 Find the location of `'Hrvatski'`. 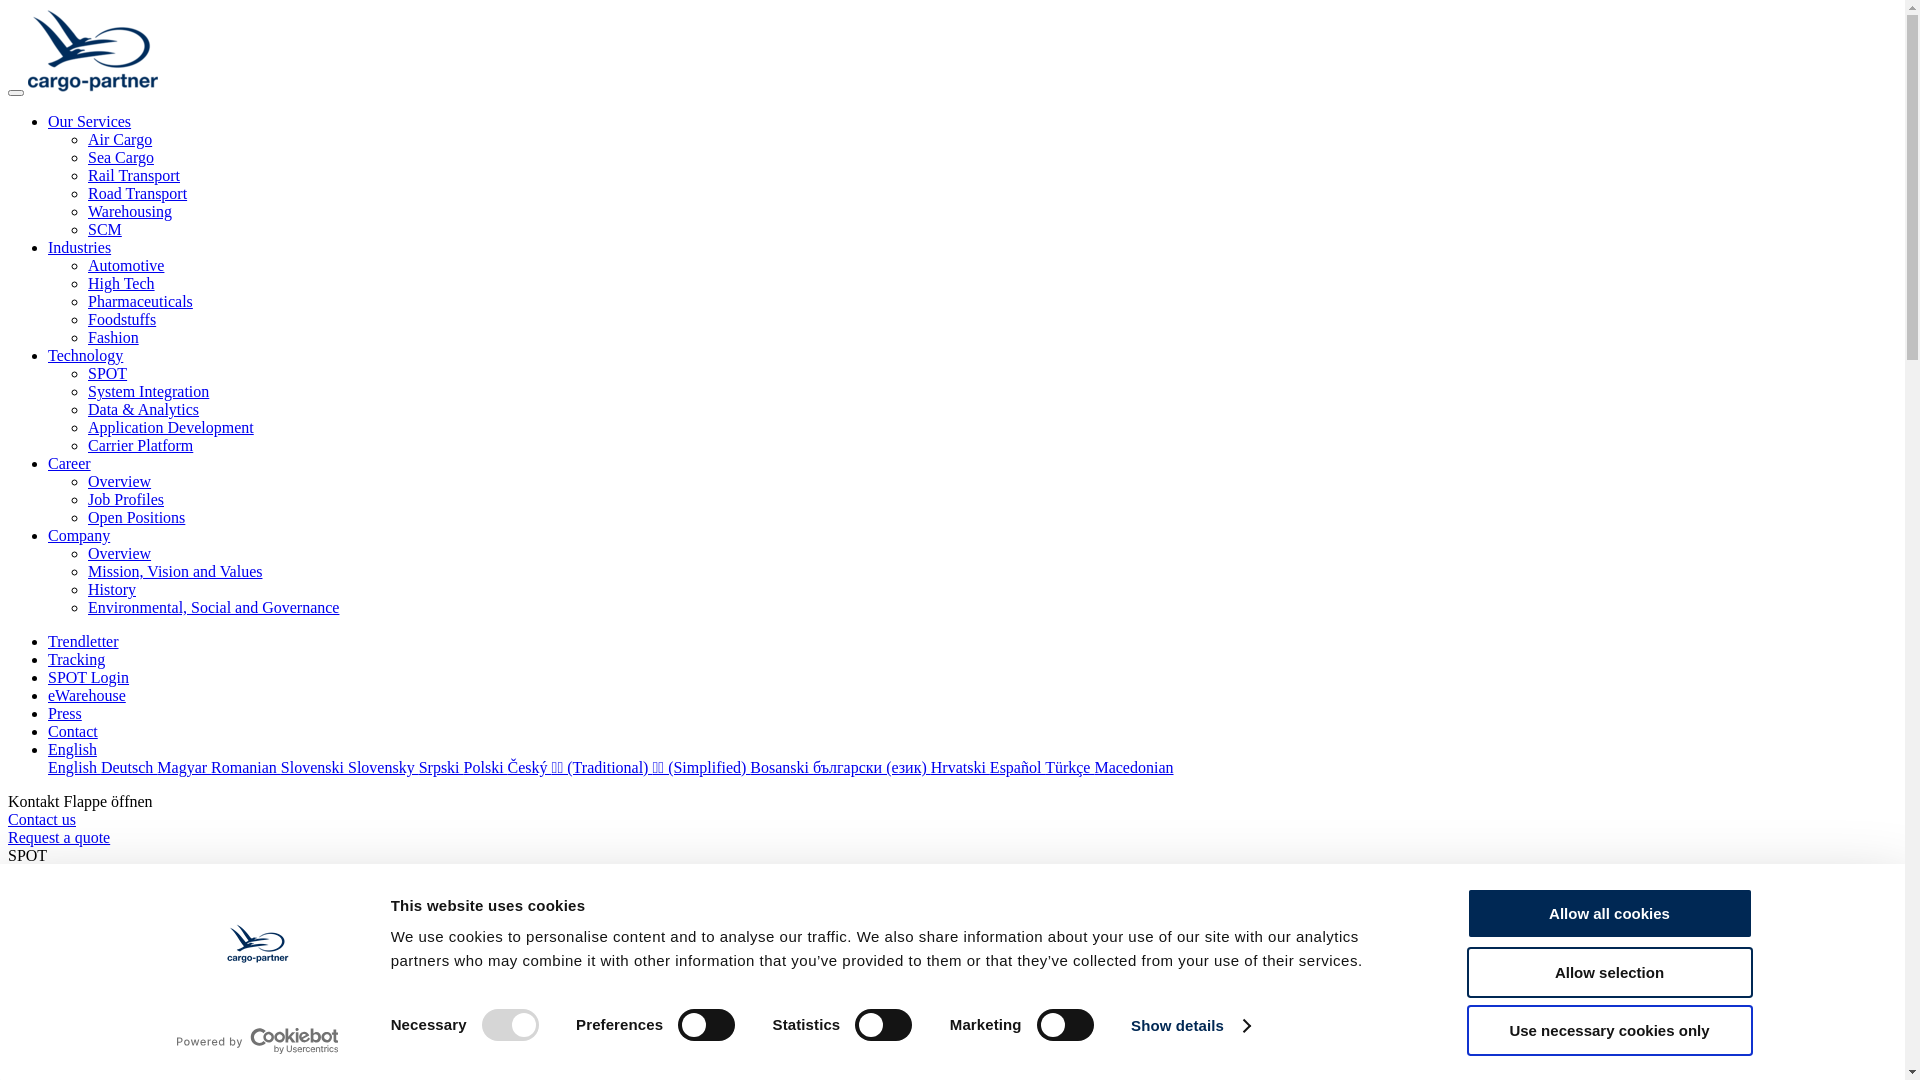

'Hrvatski' is located at coordinates (960, 766).